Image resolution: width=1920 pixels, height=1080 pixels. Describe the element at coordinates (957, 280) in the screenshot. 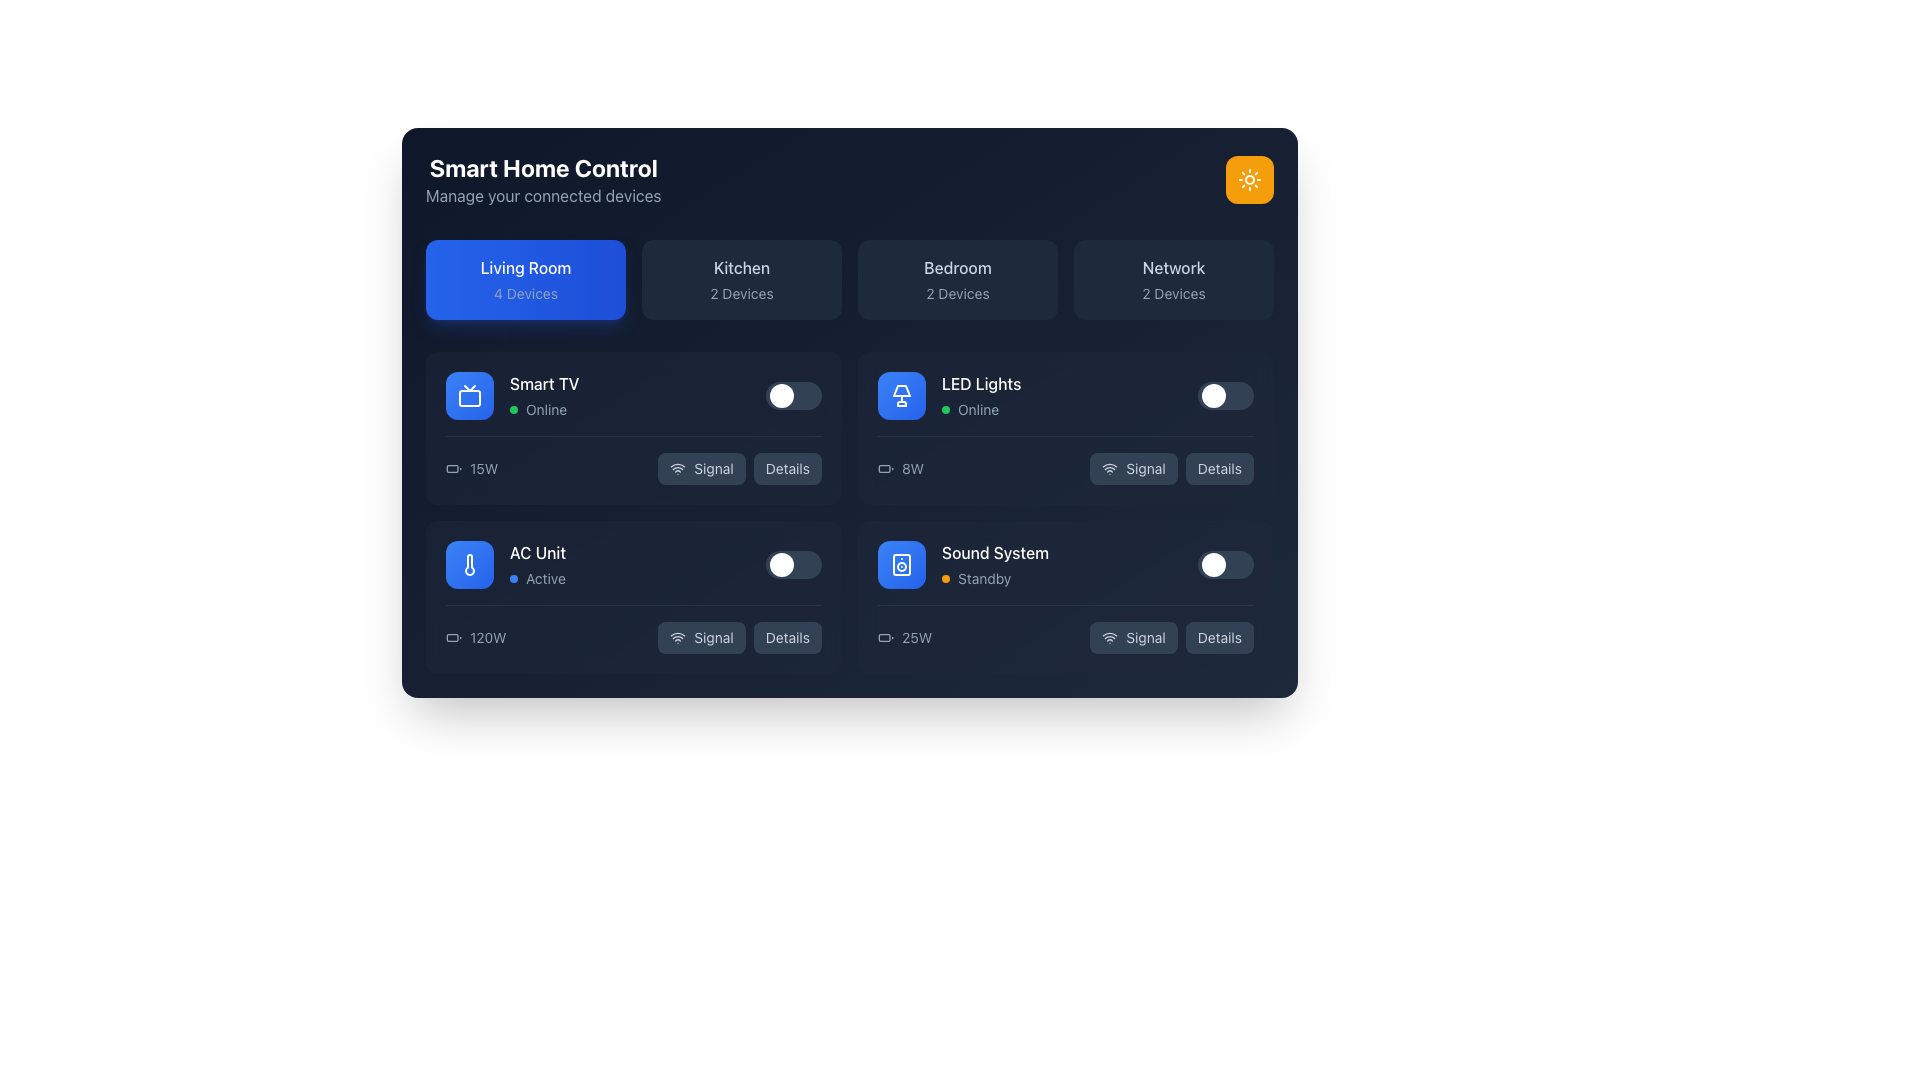

I see `the 'Bedroom' button, which is the third button in a row of four, located between 'Kitchen' and 'Network' near the top-center of the interface` at that location.